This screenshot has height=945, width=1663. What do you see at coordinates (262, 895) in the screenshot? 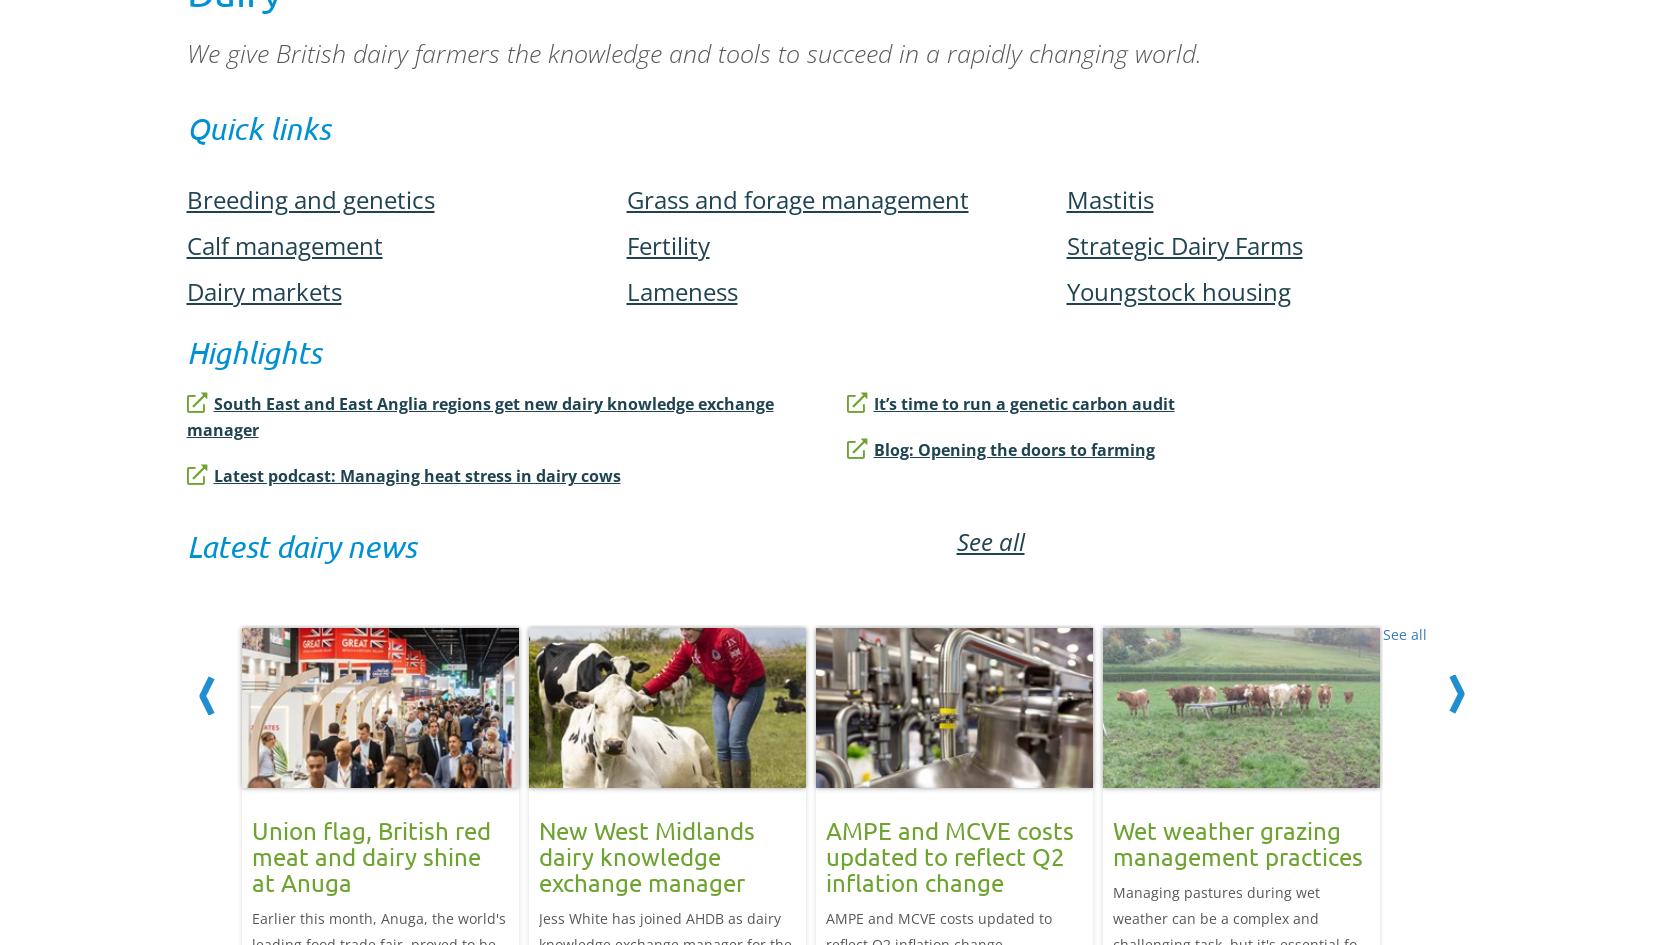
I see `'Reports and reviews'` at bounding box center [262, 895].